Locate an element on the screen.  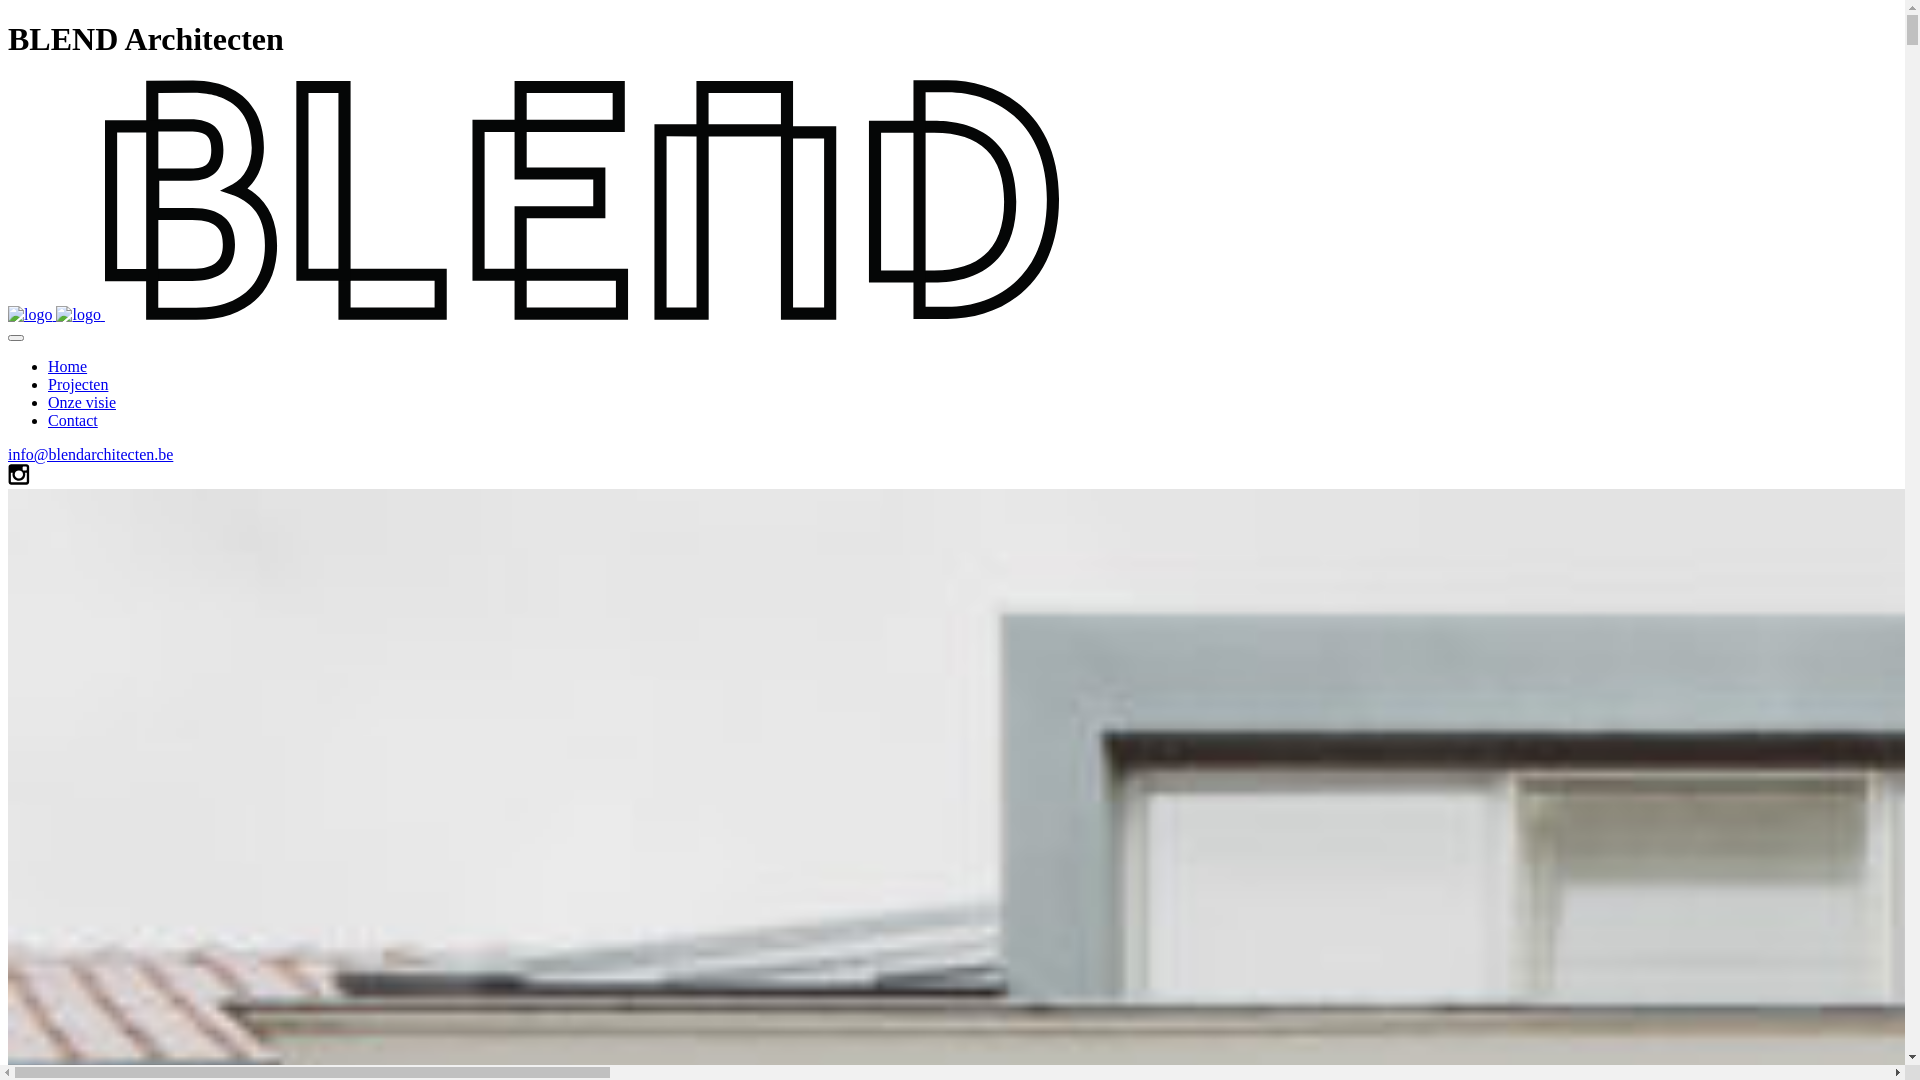
'info@blendarchitecten.be' is located at coordinates (89, 454).